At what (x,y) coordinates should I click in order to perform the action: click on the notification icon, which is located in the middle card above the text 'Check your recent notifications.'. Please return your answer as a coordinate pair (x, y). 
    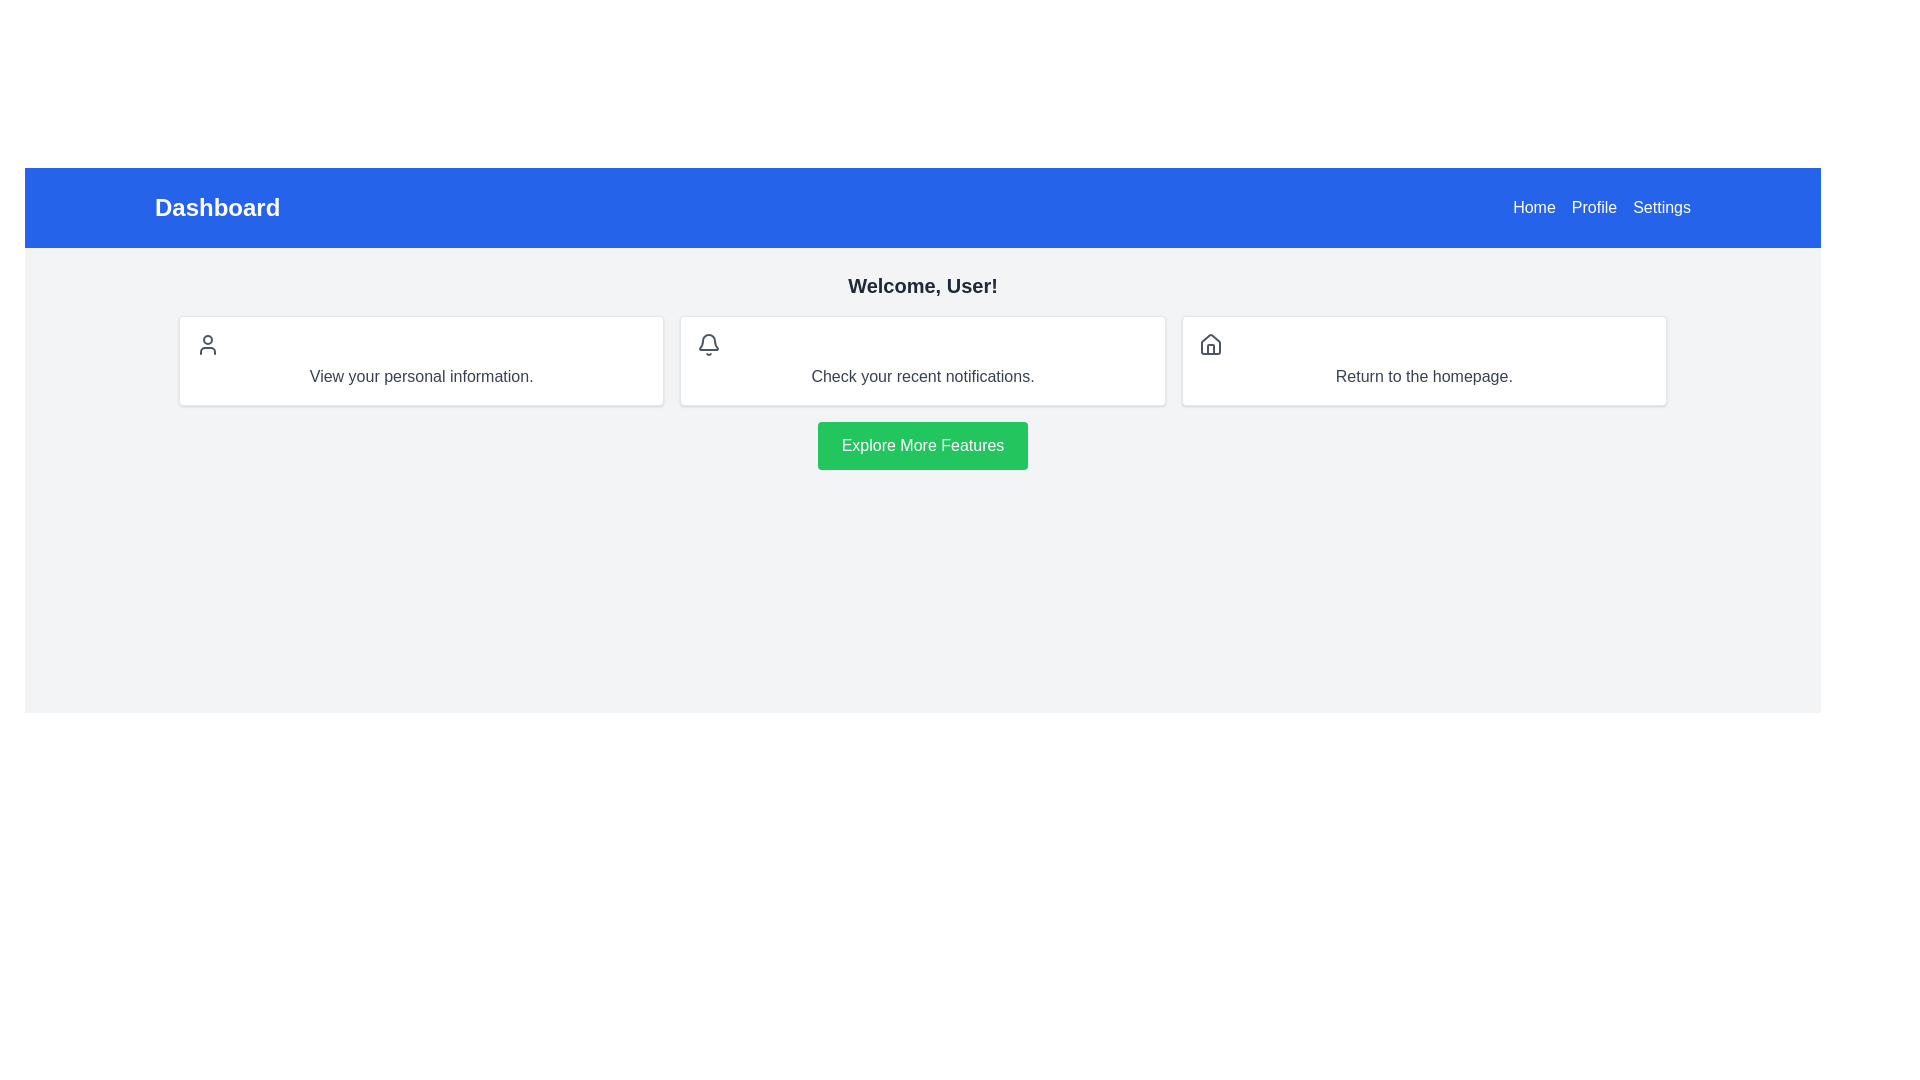
    Looking at the image, I should click on (709, 341).